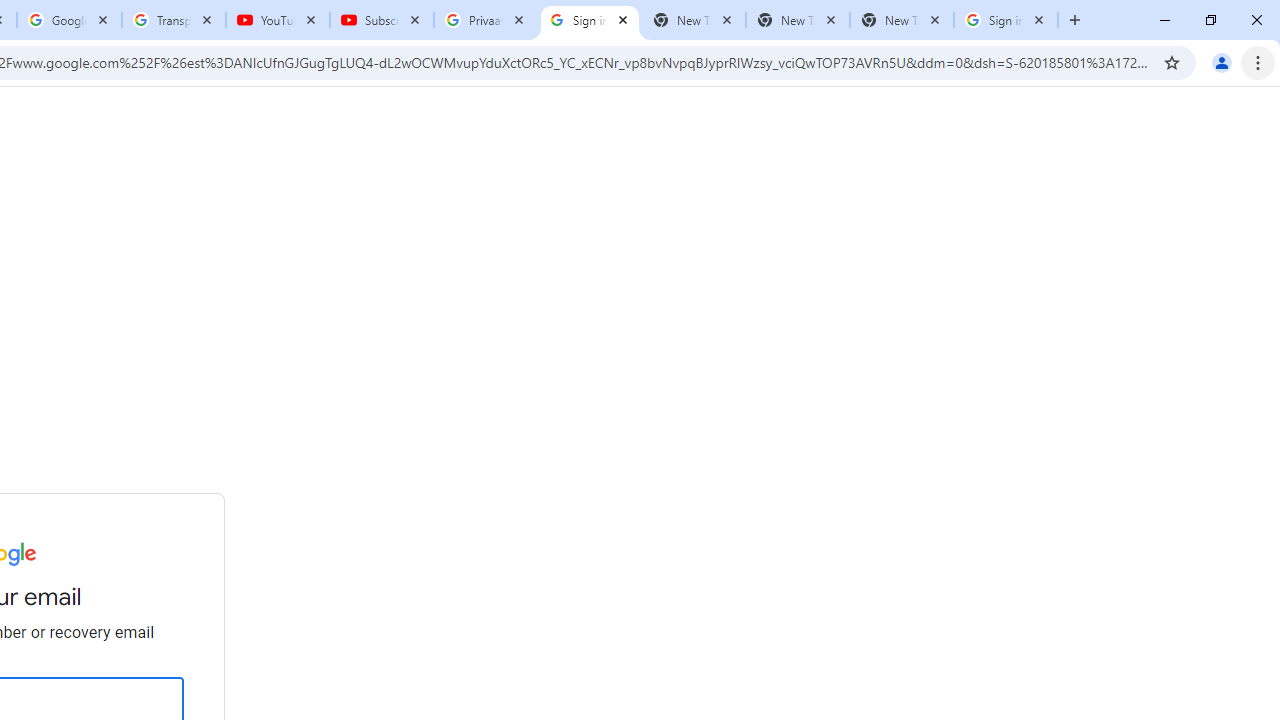 The image size is (1280, 720). Describe the element at coordinates (1171, 61) in the screenshot. I see `'Bookmark this tab'` at that location.